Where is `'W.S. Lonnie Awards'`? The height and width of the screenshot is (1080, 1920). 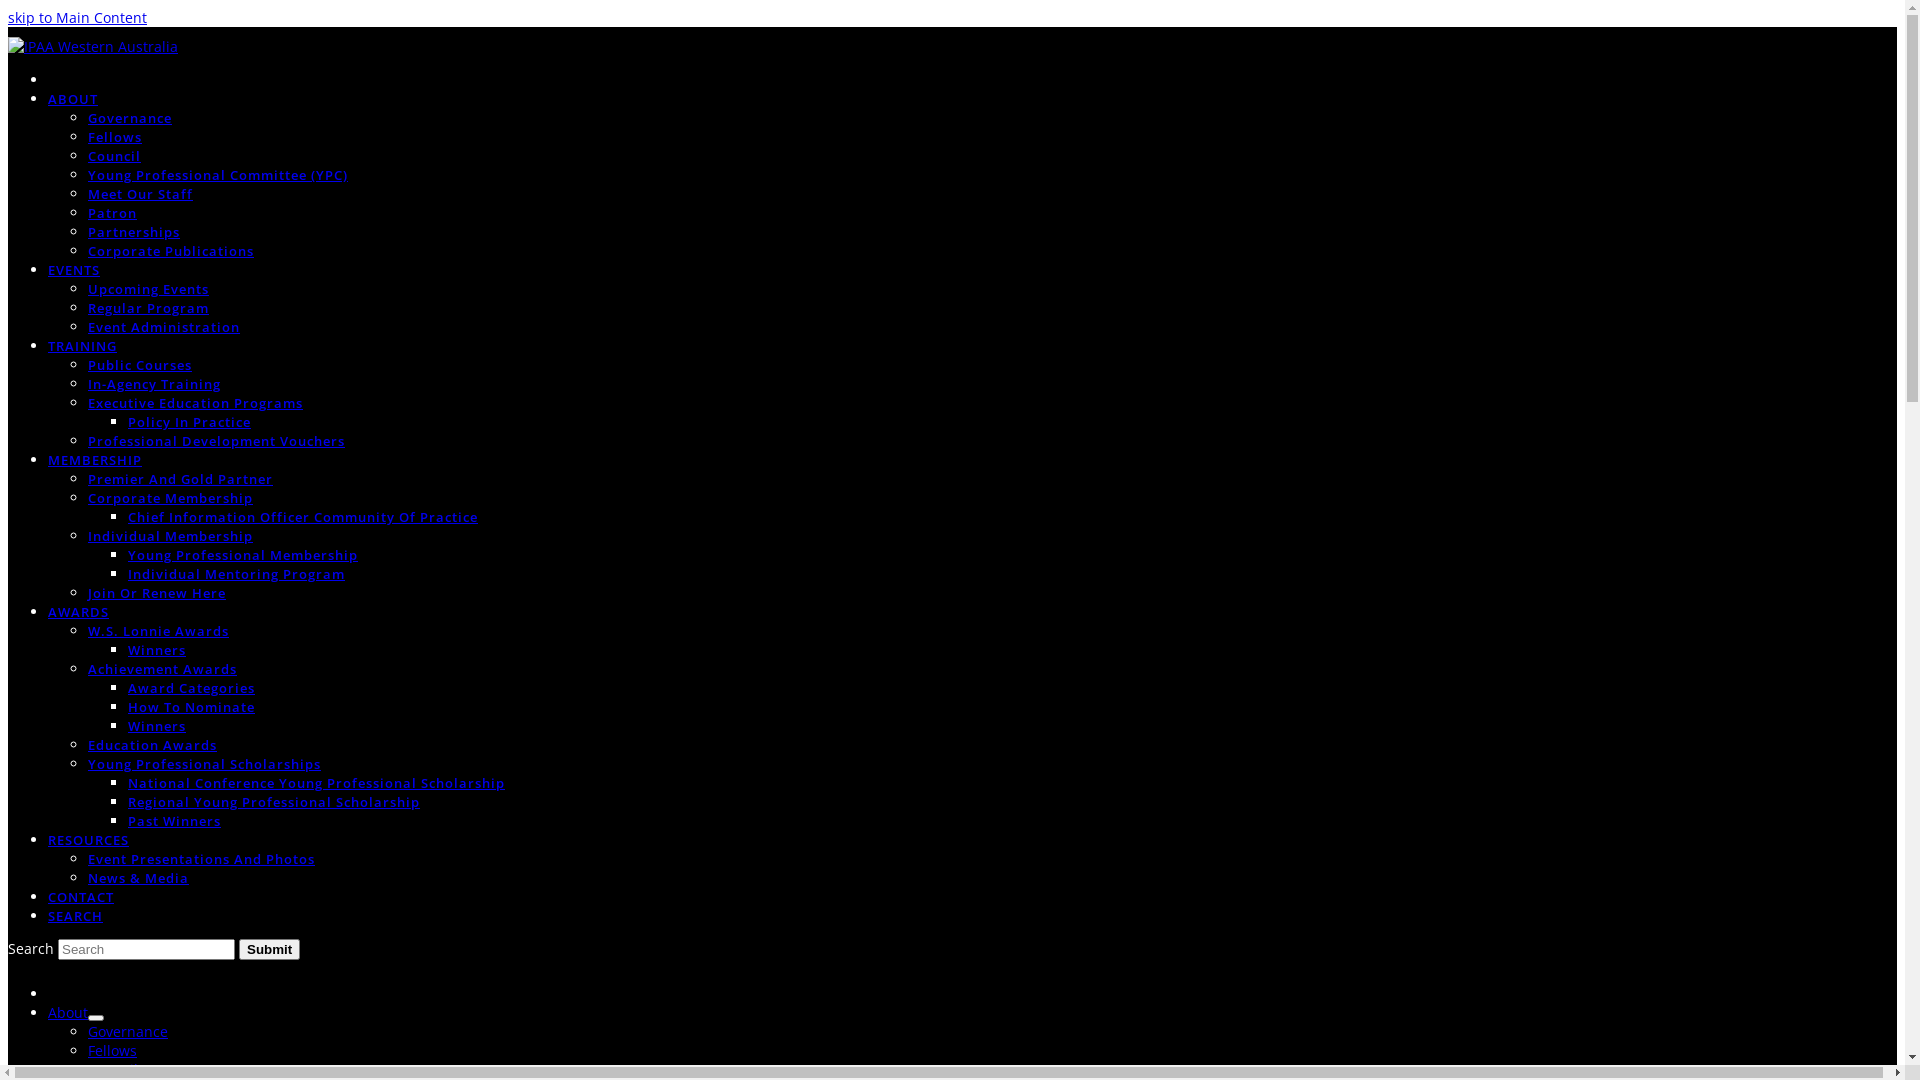 'W.S. Lonnie Awards' is located at coordinates (157, 630).